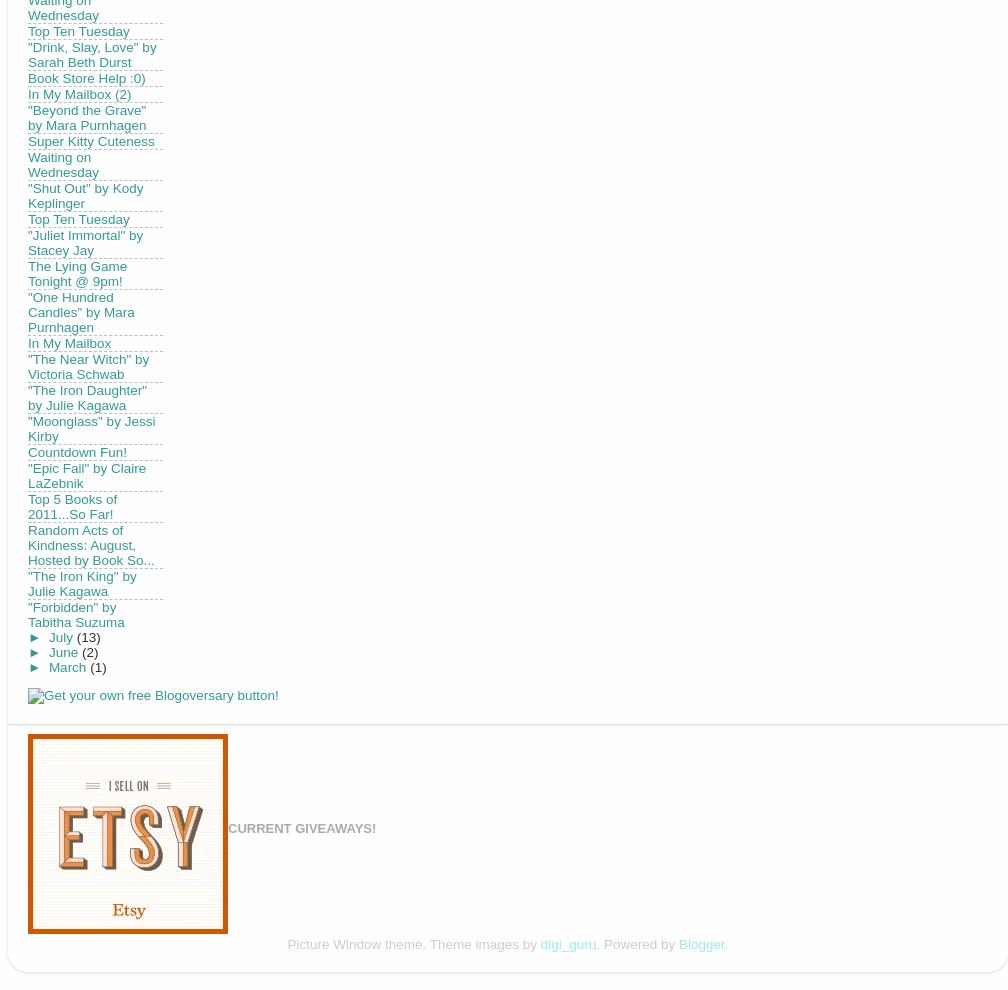 This screenshot has height=990, width=1008. What do you see at coordinates (28, 310) in the screenshot?
I see `'"One Hundred Candles" by Mara Purnhagen'` at bounding box center [28, 310].